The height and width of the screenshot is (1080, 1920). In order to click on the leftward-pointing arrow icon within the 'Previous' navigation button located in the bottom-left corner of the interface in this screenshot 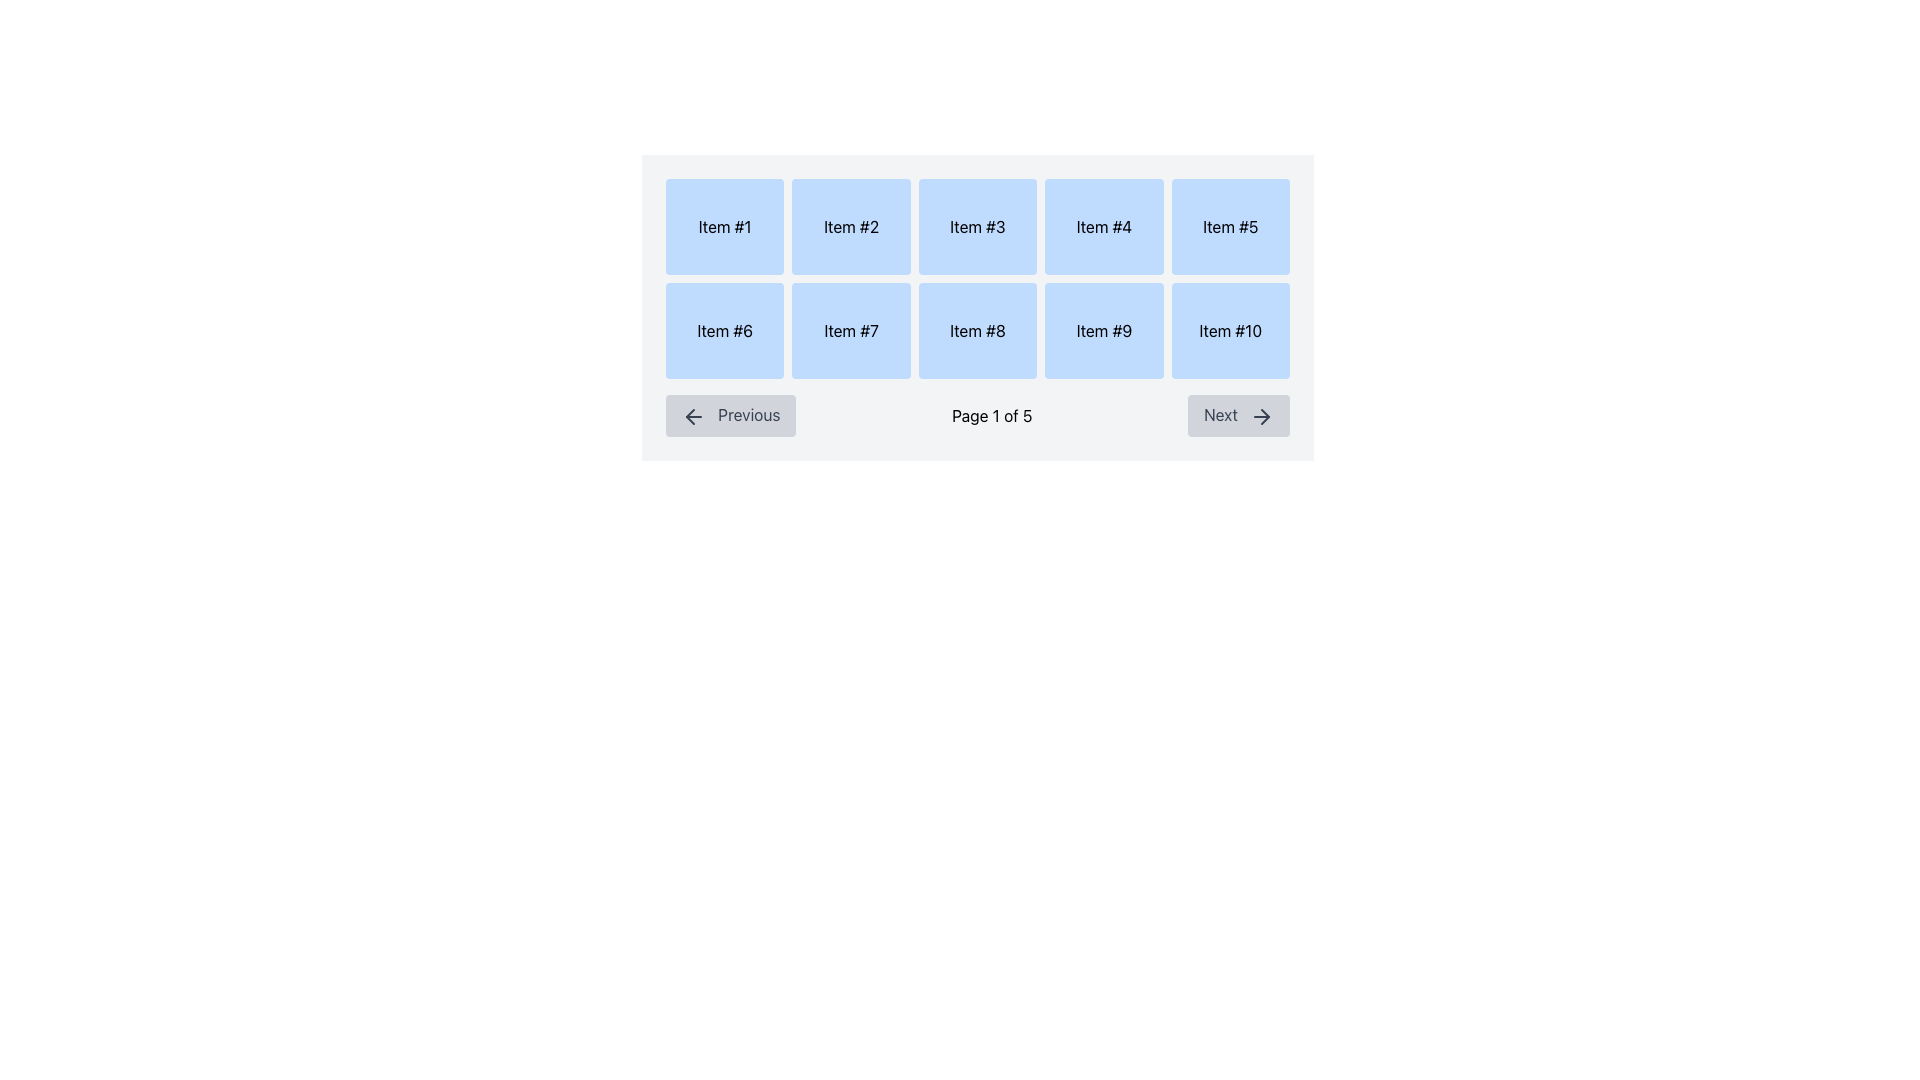, I will do `click(690, 415)`.